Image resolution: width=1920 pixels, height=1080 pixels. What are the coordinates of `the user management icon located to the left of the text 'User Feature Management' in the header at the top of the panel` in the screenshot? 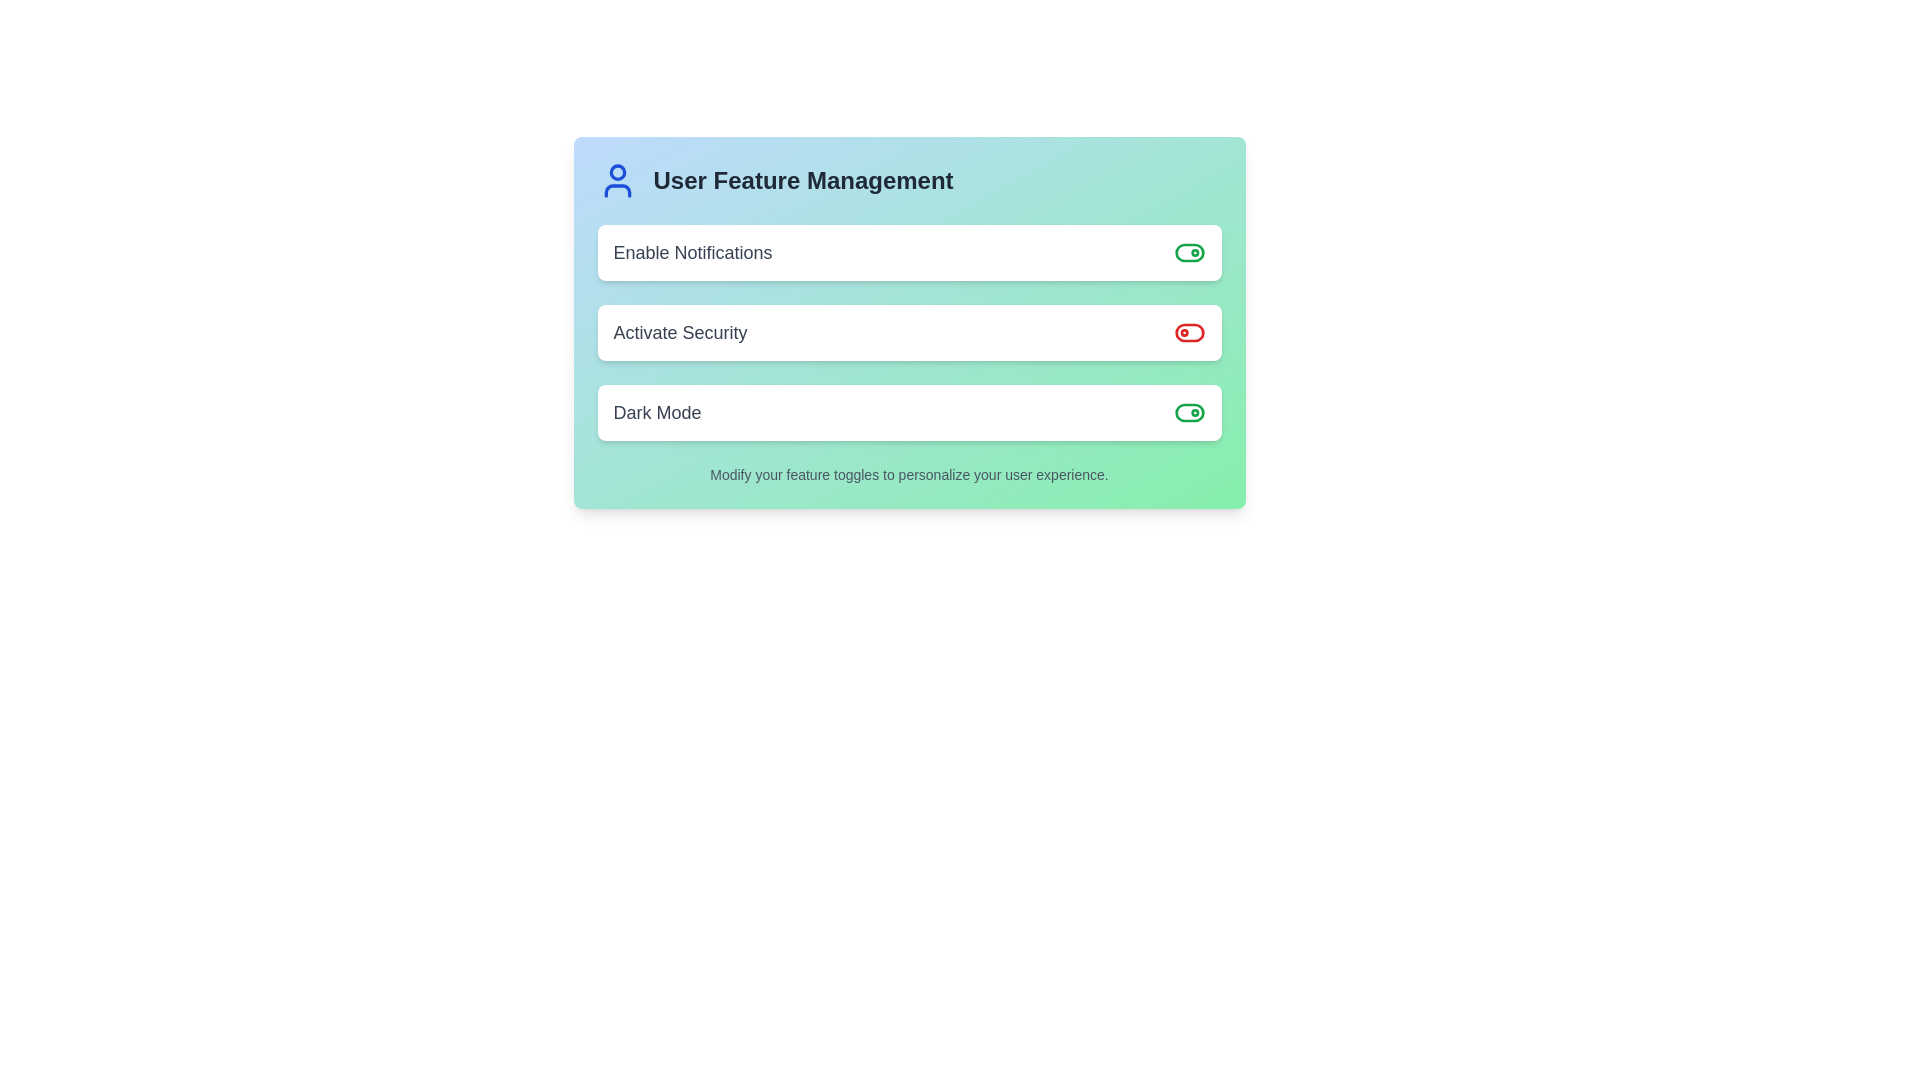 It's located at (616, 181).